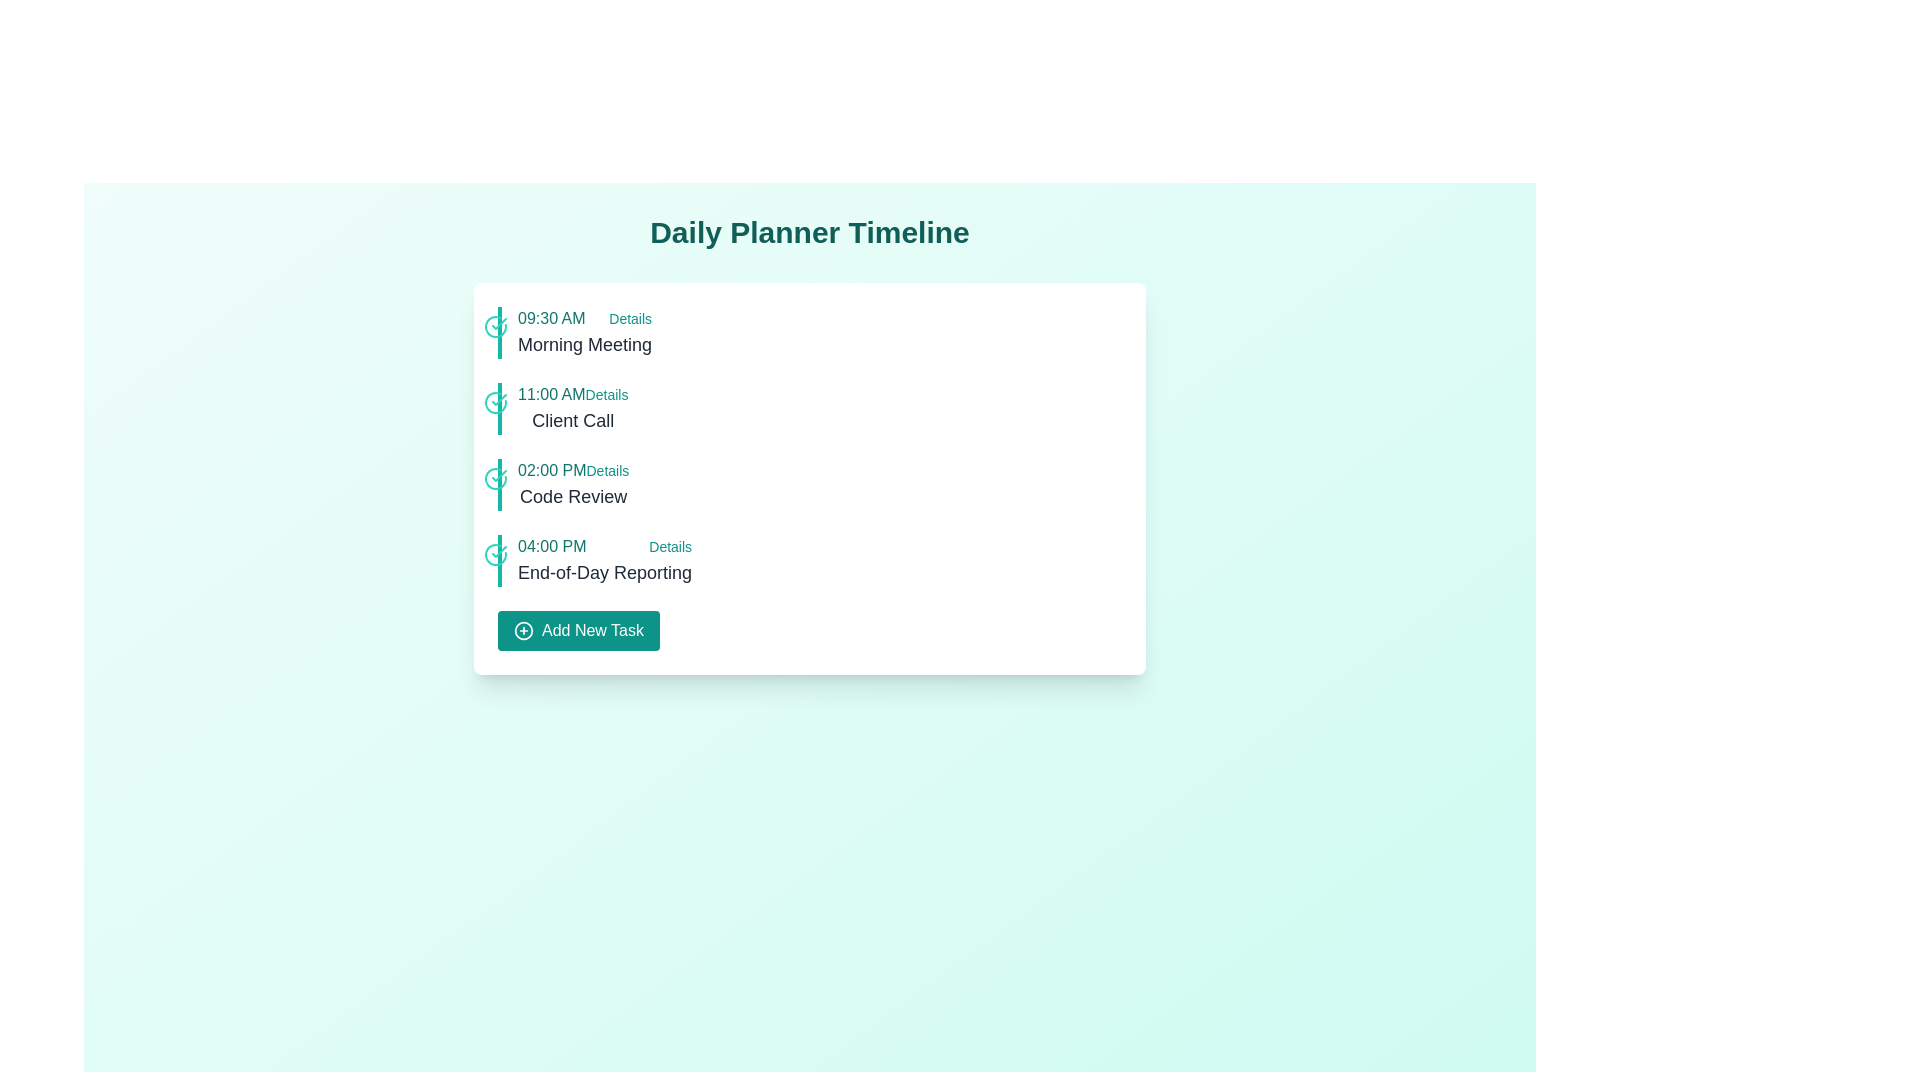  What do you see at coordinates (572, 419) in the screenshot?
I see `the Text label that denotes the event titled 'Client Call', which is positioned below '11:00 AM Details' and above the '02:00 PM' timeline entry` at bounding box center [572, 419].